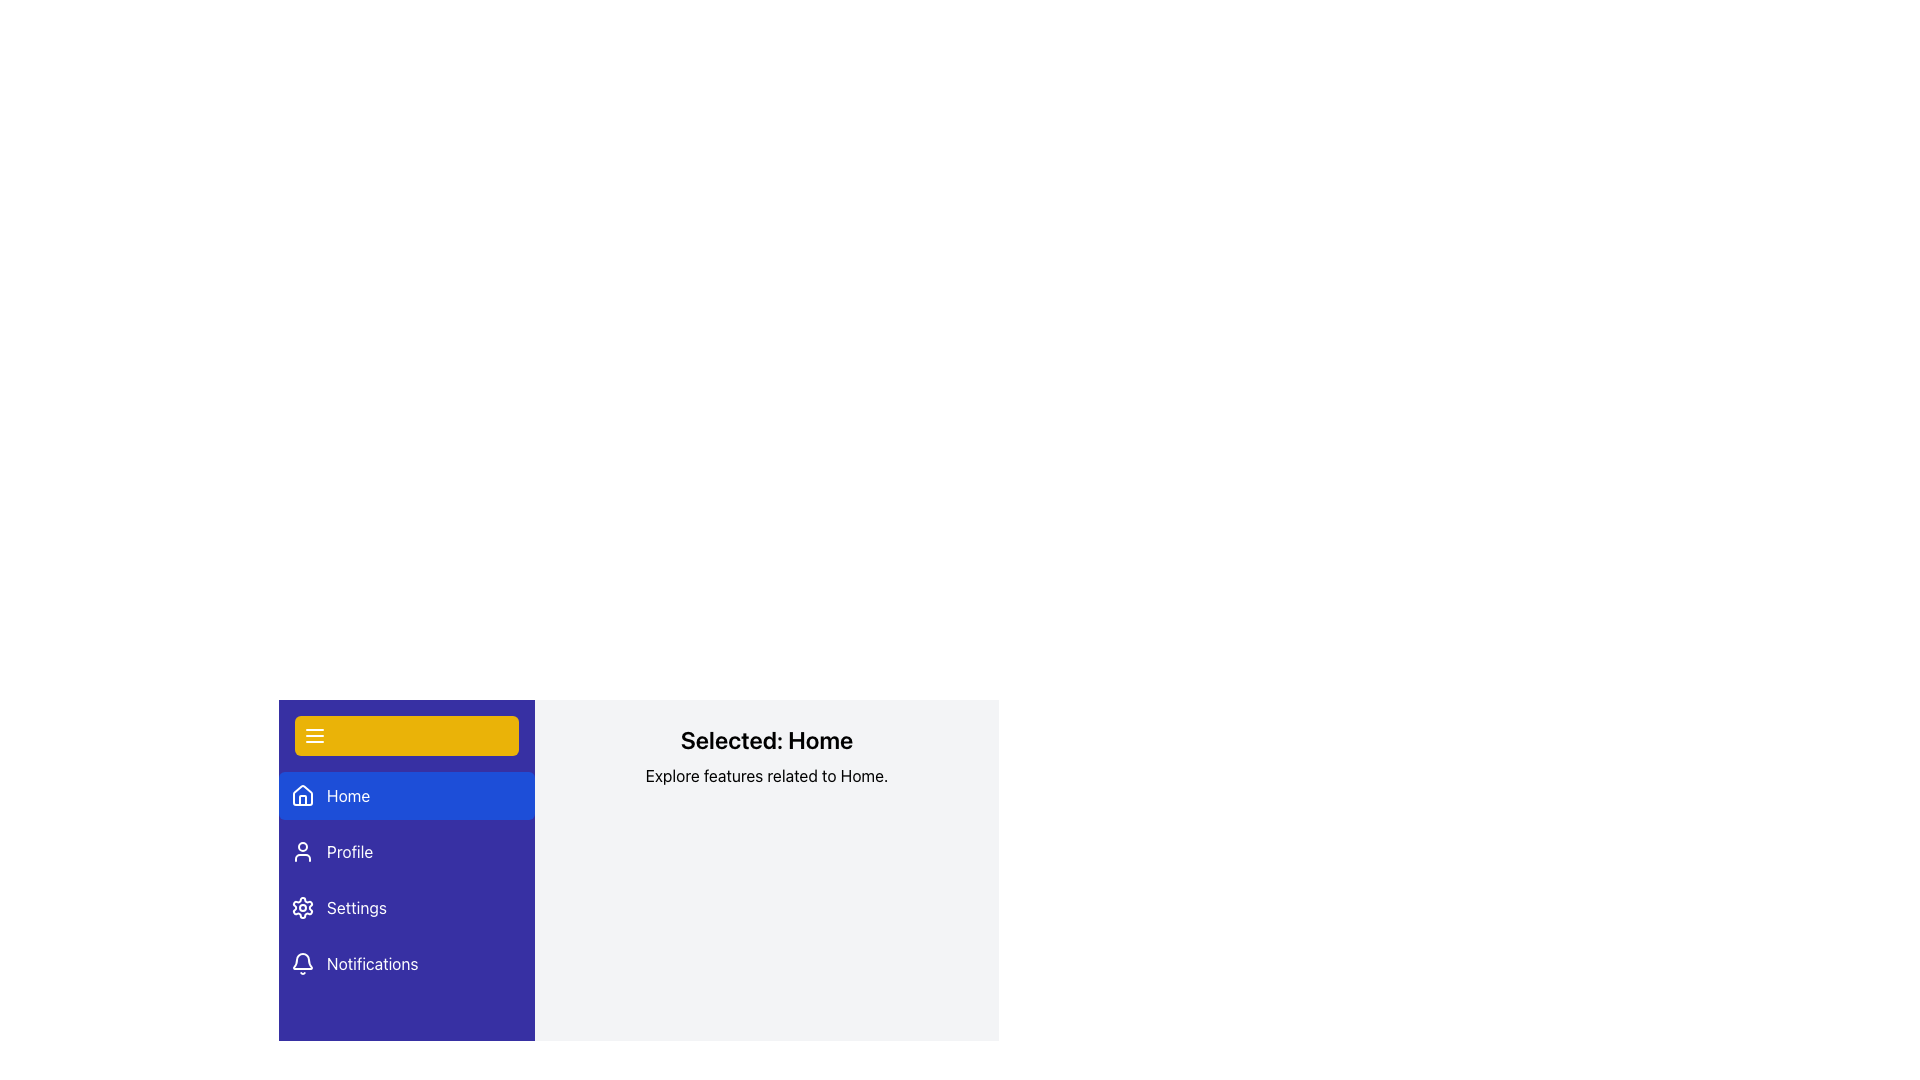 Image resolution: width=1920 pixels, height=1080 pixels. Describe the element at coordinates (301, 963) in the screenshot. I see `the notification icon located in the 'Notifications' menu item in the vertical side navigation bar, positioned to the left of the label 'Notifications'` at that location.